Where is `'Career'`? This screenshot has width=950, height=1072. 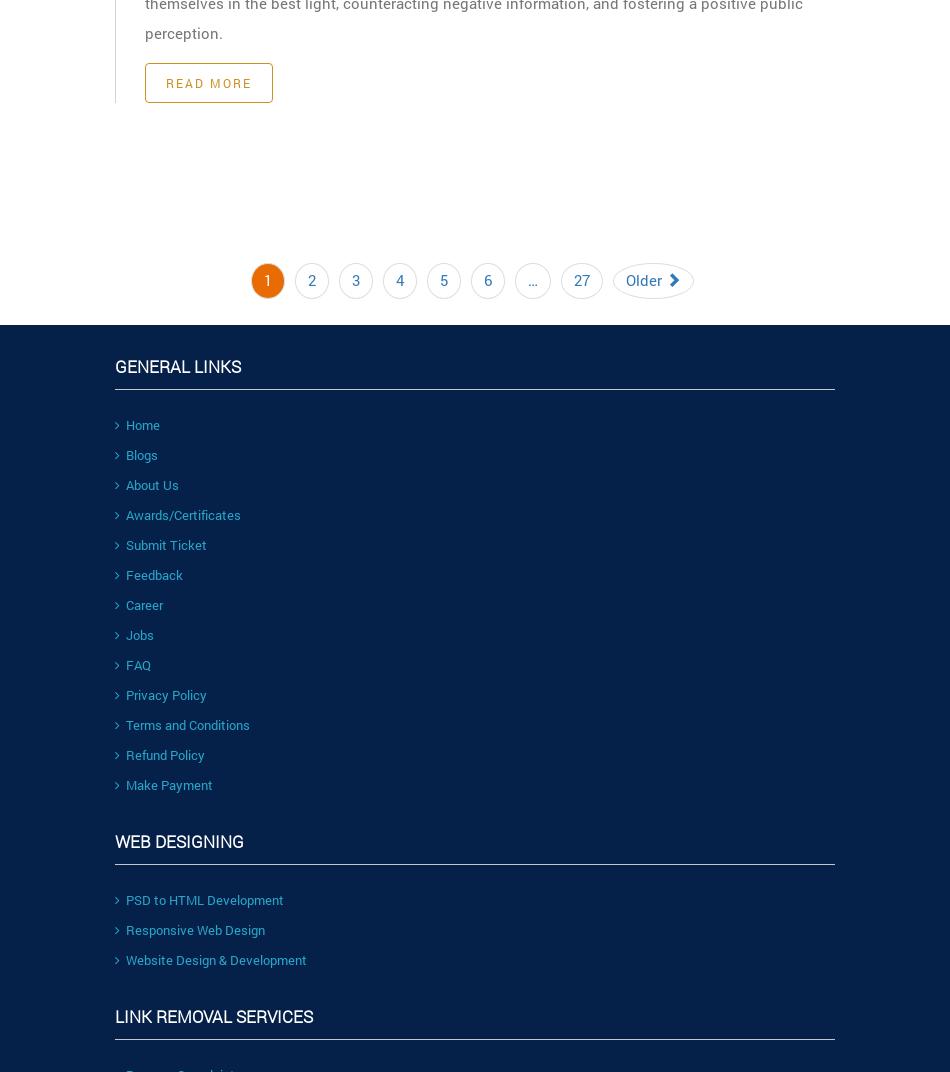
'Career' is located at coordinates (125, 602).